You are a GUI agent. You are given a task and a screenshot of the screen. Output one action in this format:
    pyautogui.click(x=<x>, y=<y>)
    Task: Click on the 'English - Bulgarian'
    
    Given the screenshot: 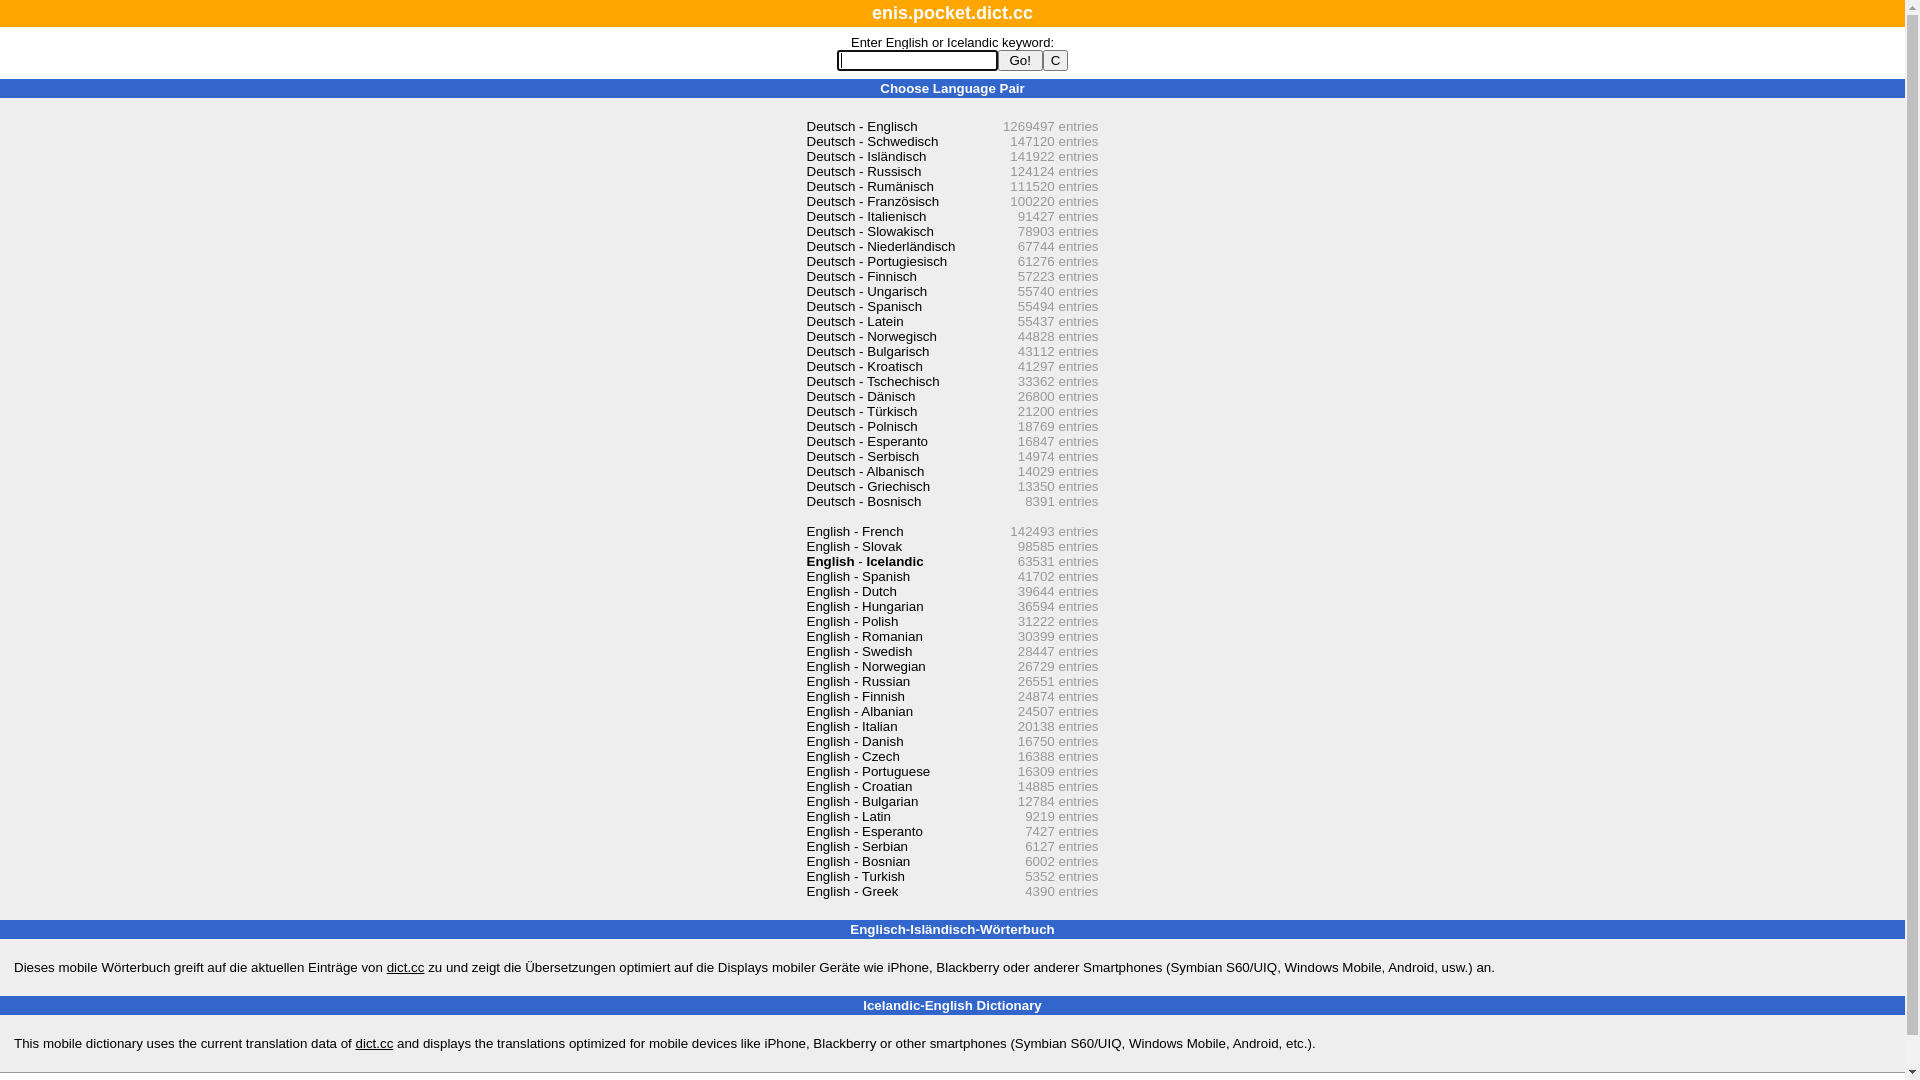 What is the action you would take?
    pyautogui.click(x=862, y=800)
    